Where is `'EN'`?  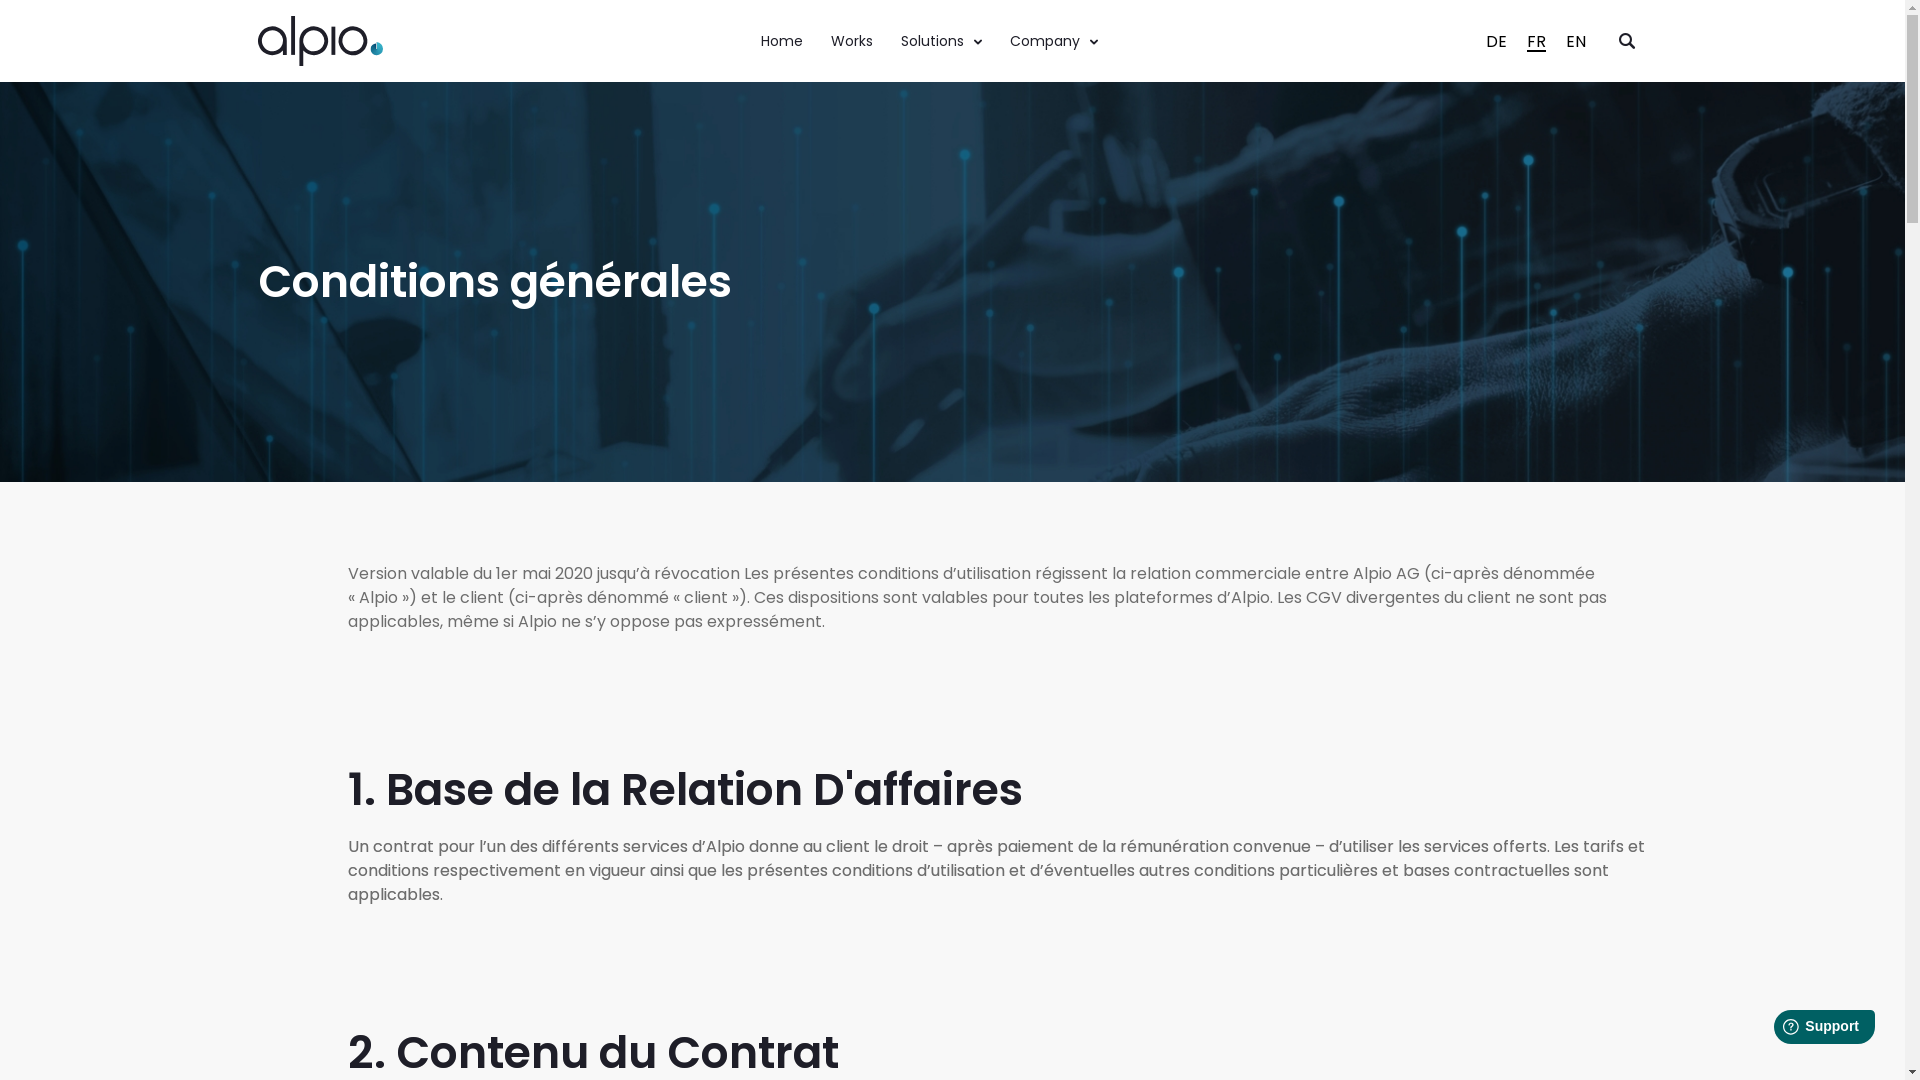 'EN' is located at coordinates (1554, 41).